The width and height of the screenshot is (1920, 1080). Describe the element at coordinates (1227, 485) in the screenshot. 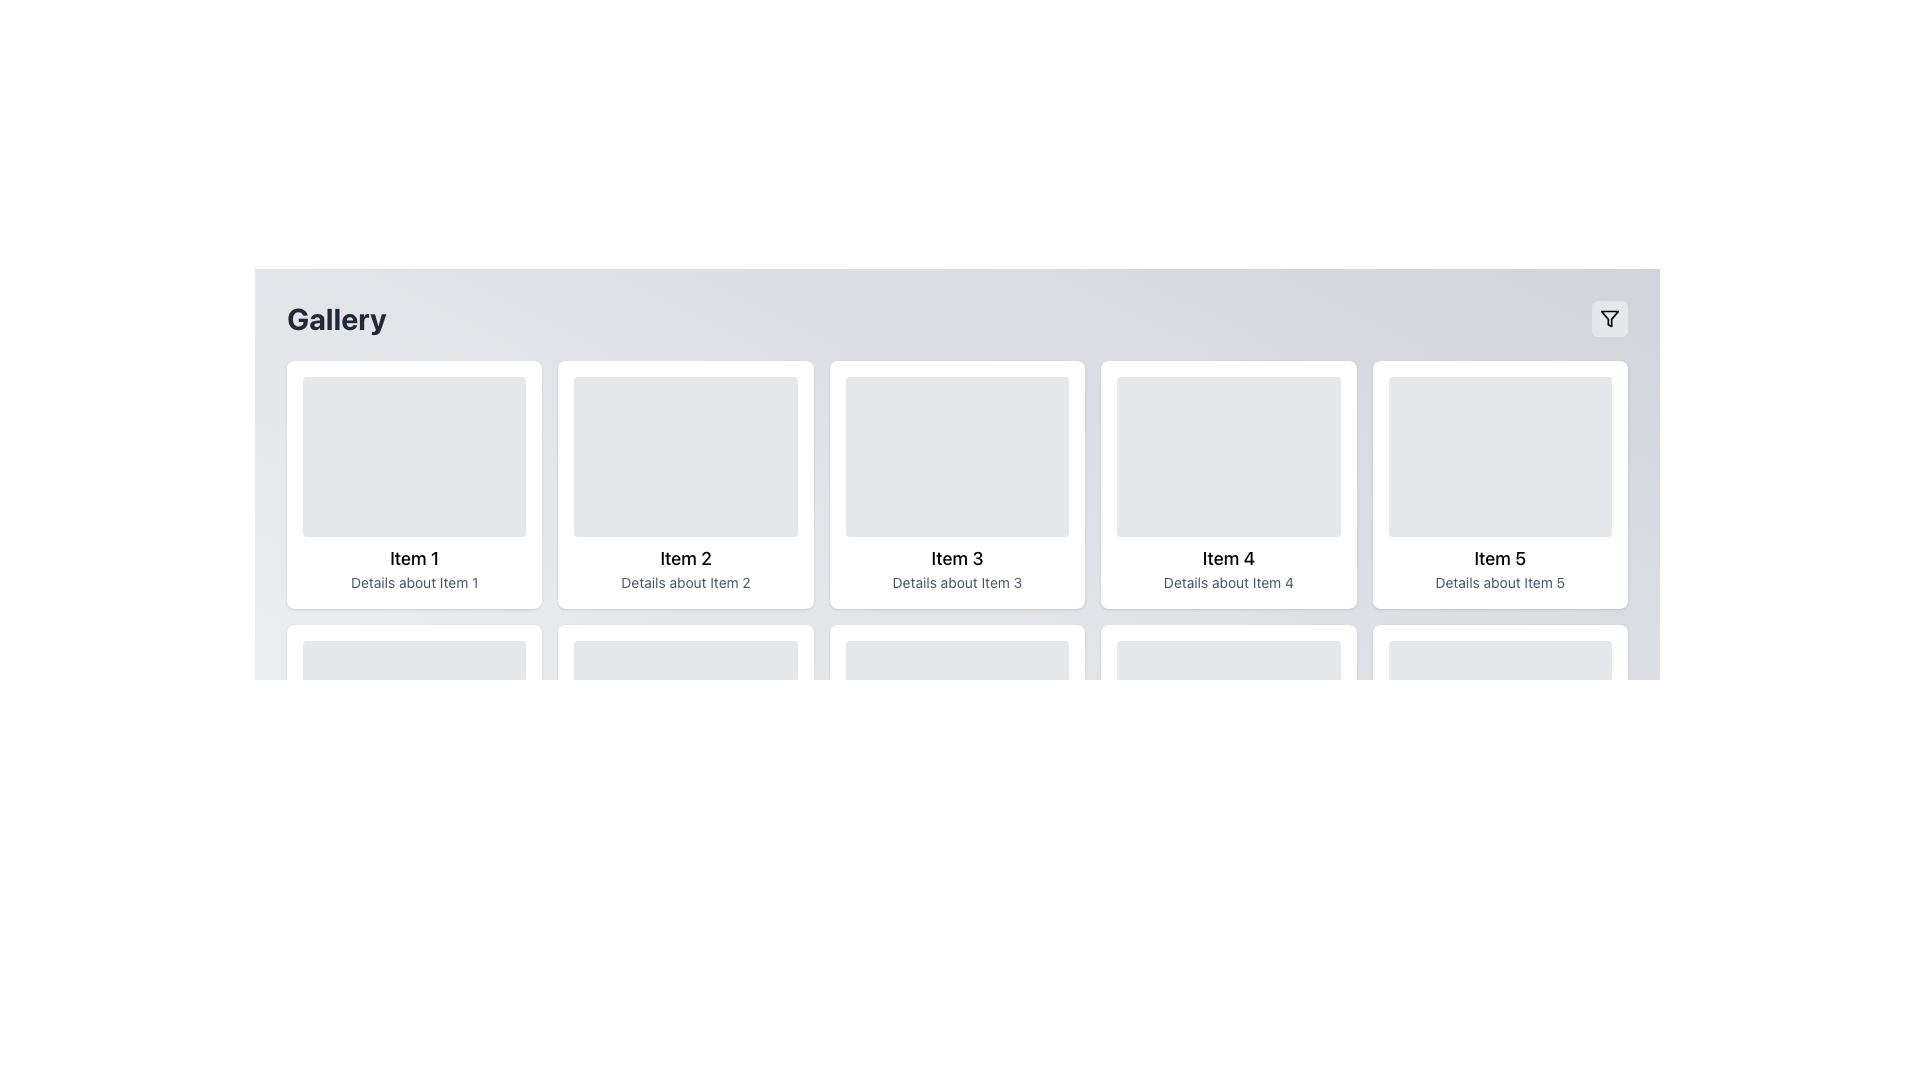

I see `the fourth card in the grid layout, which has a white background, rounded corners, and features the title 'Item 4'` at that location.